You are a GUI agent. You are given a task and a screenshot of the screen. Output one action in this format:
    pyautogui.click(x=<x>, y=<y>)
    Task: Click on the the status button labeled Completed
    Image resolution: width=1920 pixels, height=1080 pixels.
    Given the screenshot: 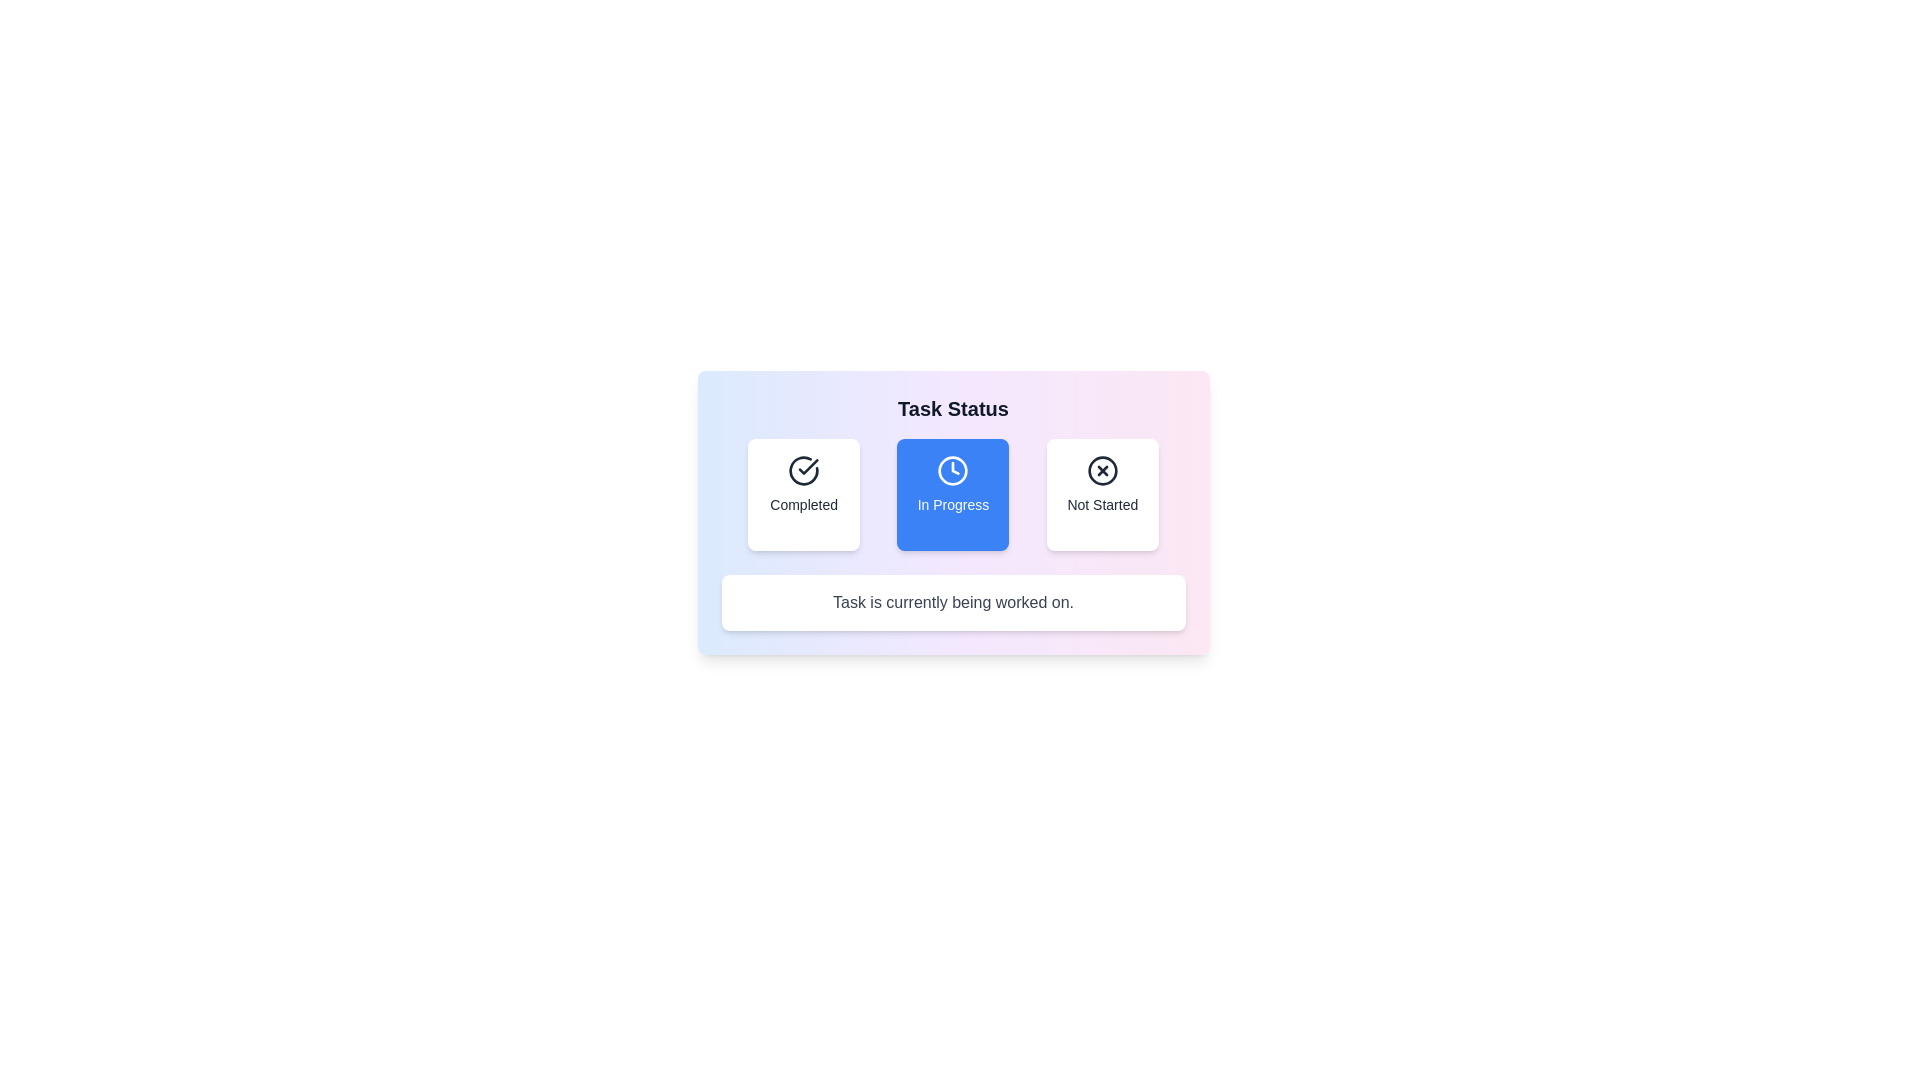 What is the action you would take?
    pyautogui.click(x=804, y=494)
    